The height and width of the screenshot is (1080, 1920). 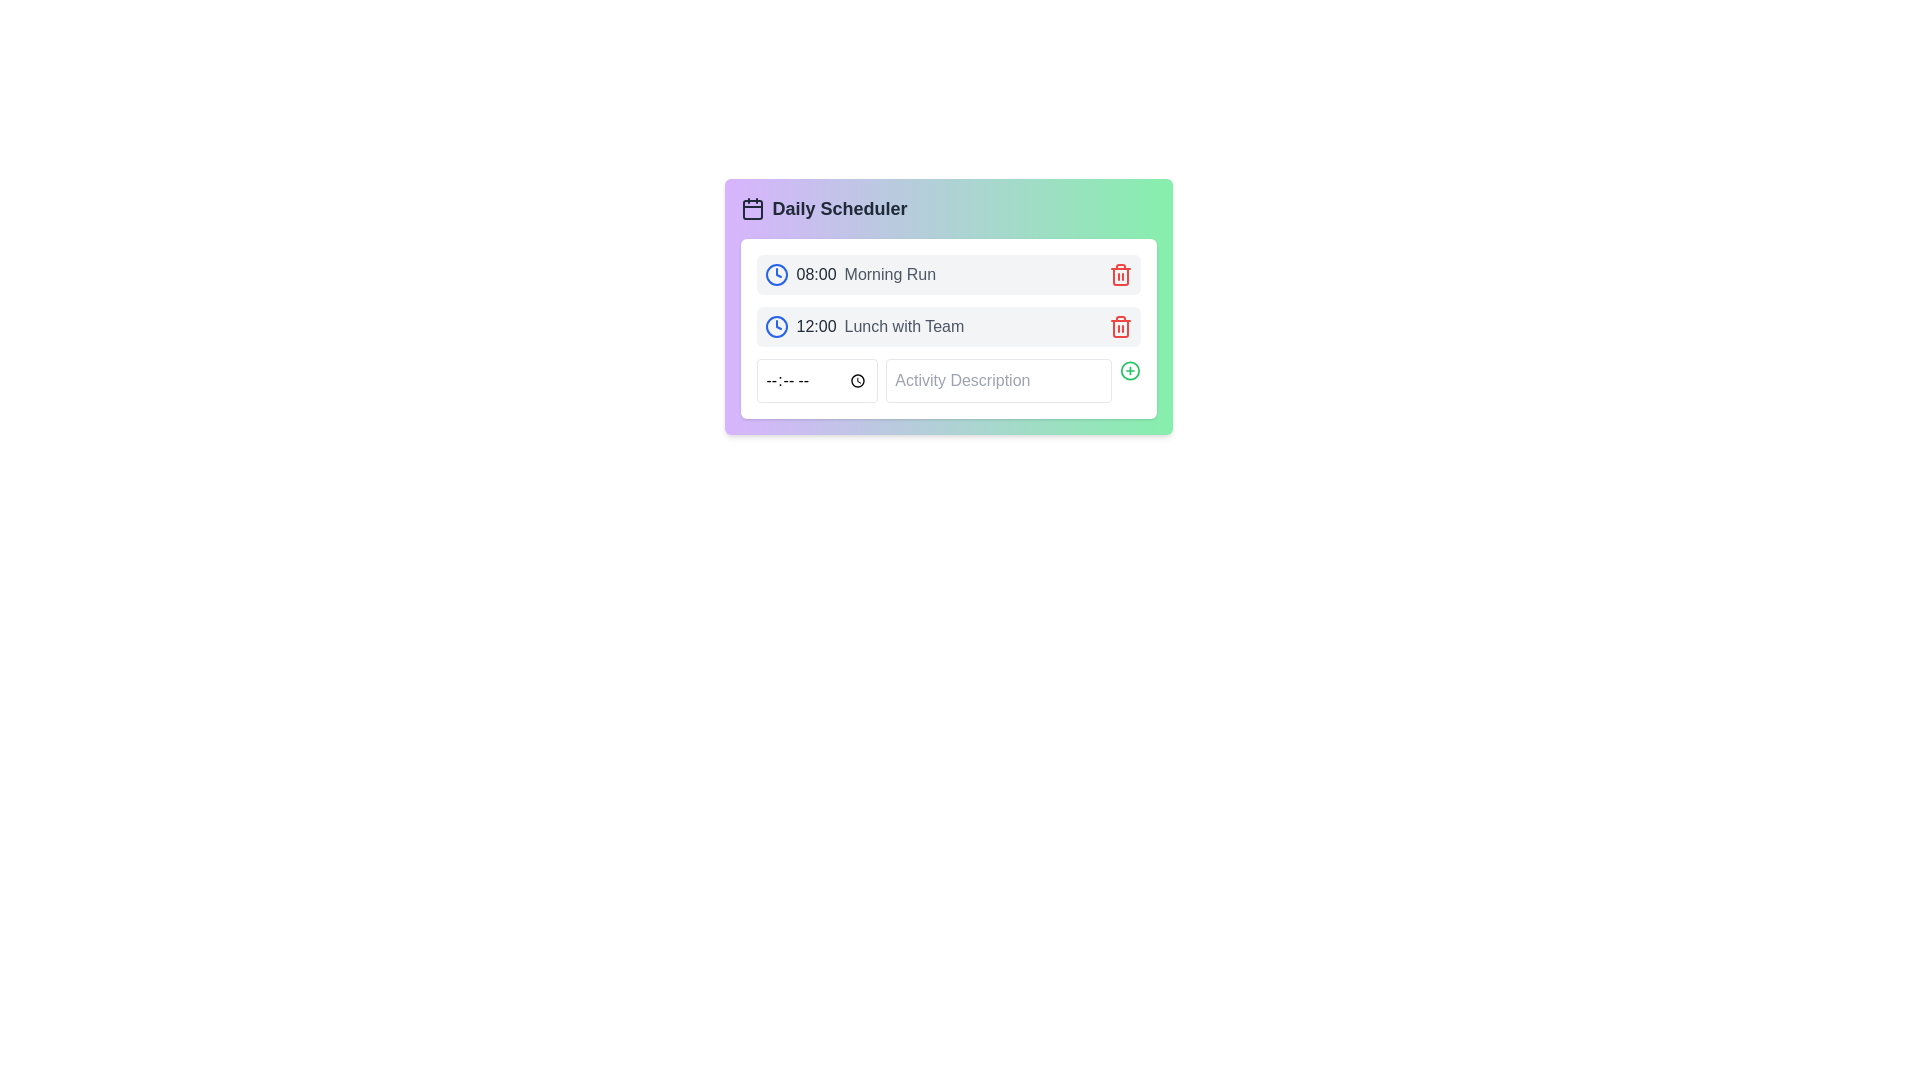 What do you see at coordinates (864, 326) in the screenshot?
I see `the '12:00 Lunch with Team' text with clock icon, which is the second event entry in the 'Daily Scheduler' card, below the '08:00 Morning Run' entry` at bounding box center [864, 326].